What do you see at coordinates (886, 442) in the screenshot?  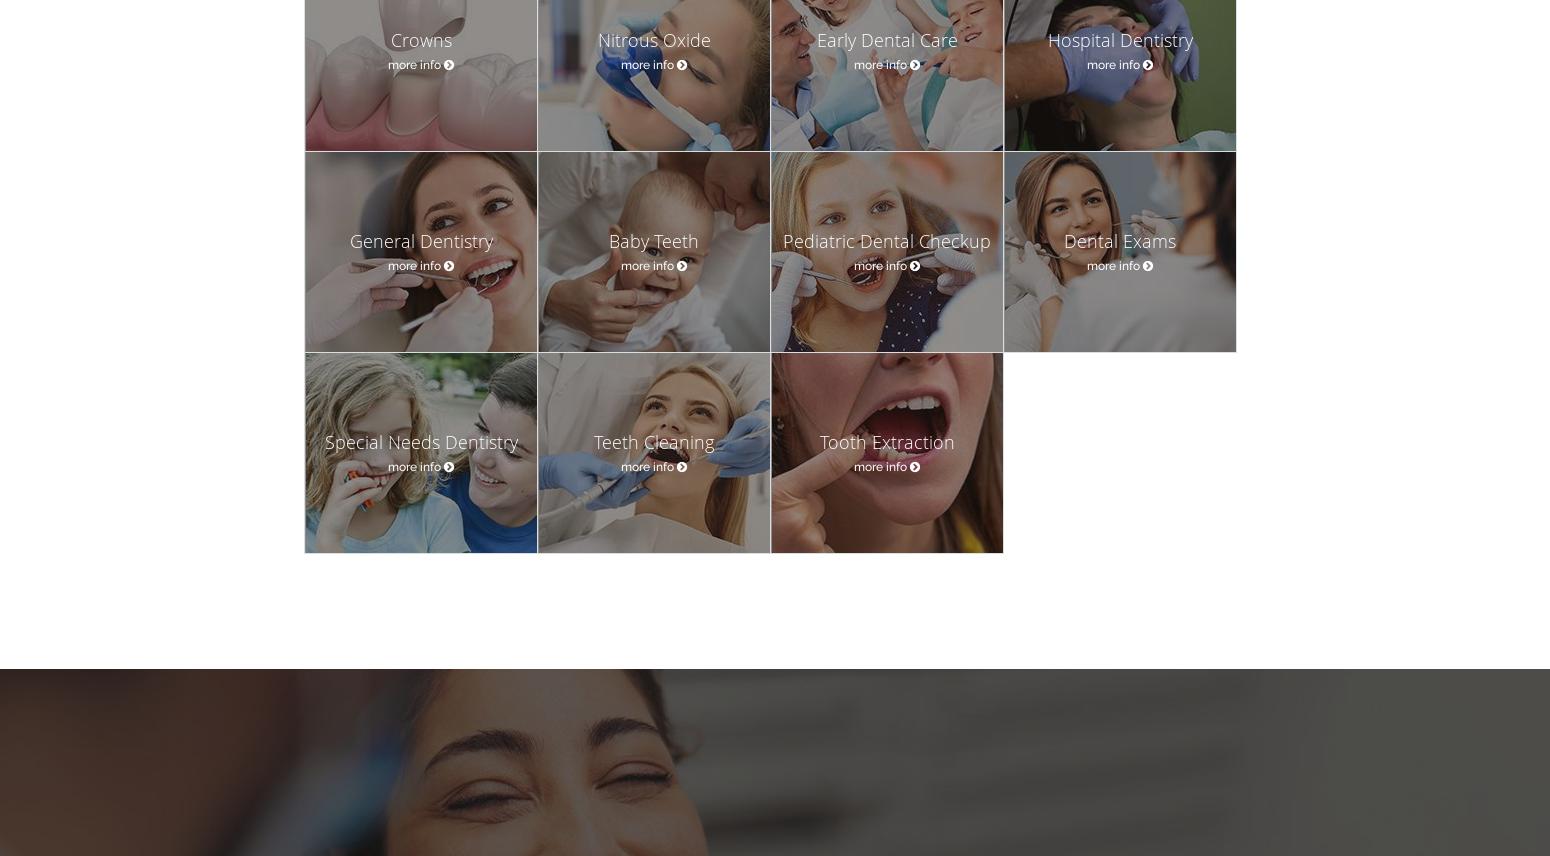 I see `'Tooth Extraction'` at bounding box center [886, 442].